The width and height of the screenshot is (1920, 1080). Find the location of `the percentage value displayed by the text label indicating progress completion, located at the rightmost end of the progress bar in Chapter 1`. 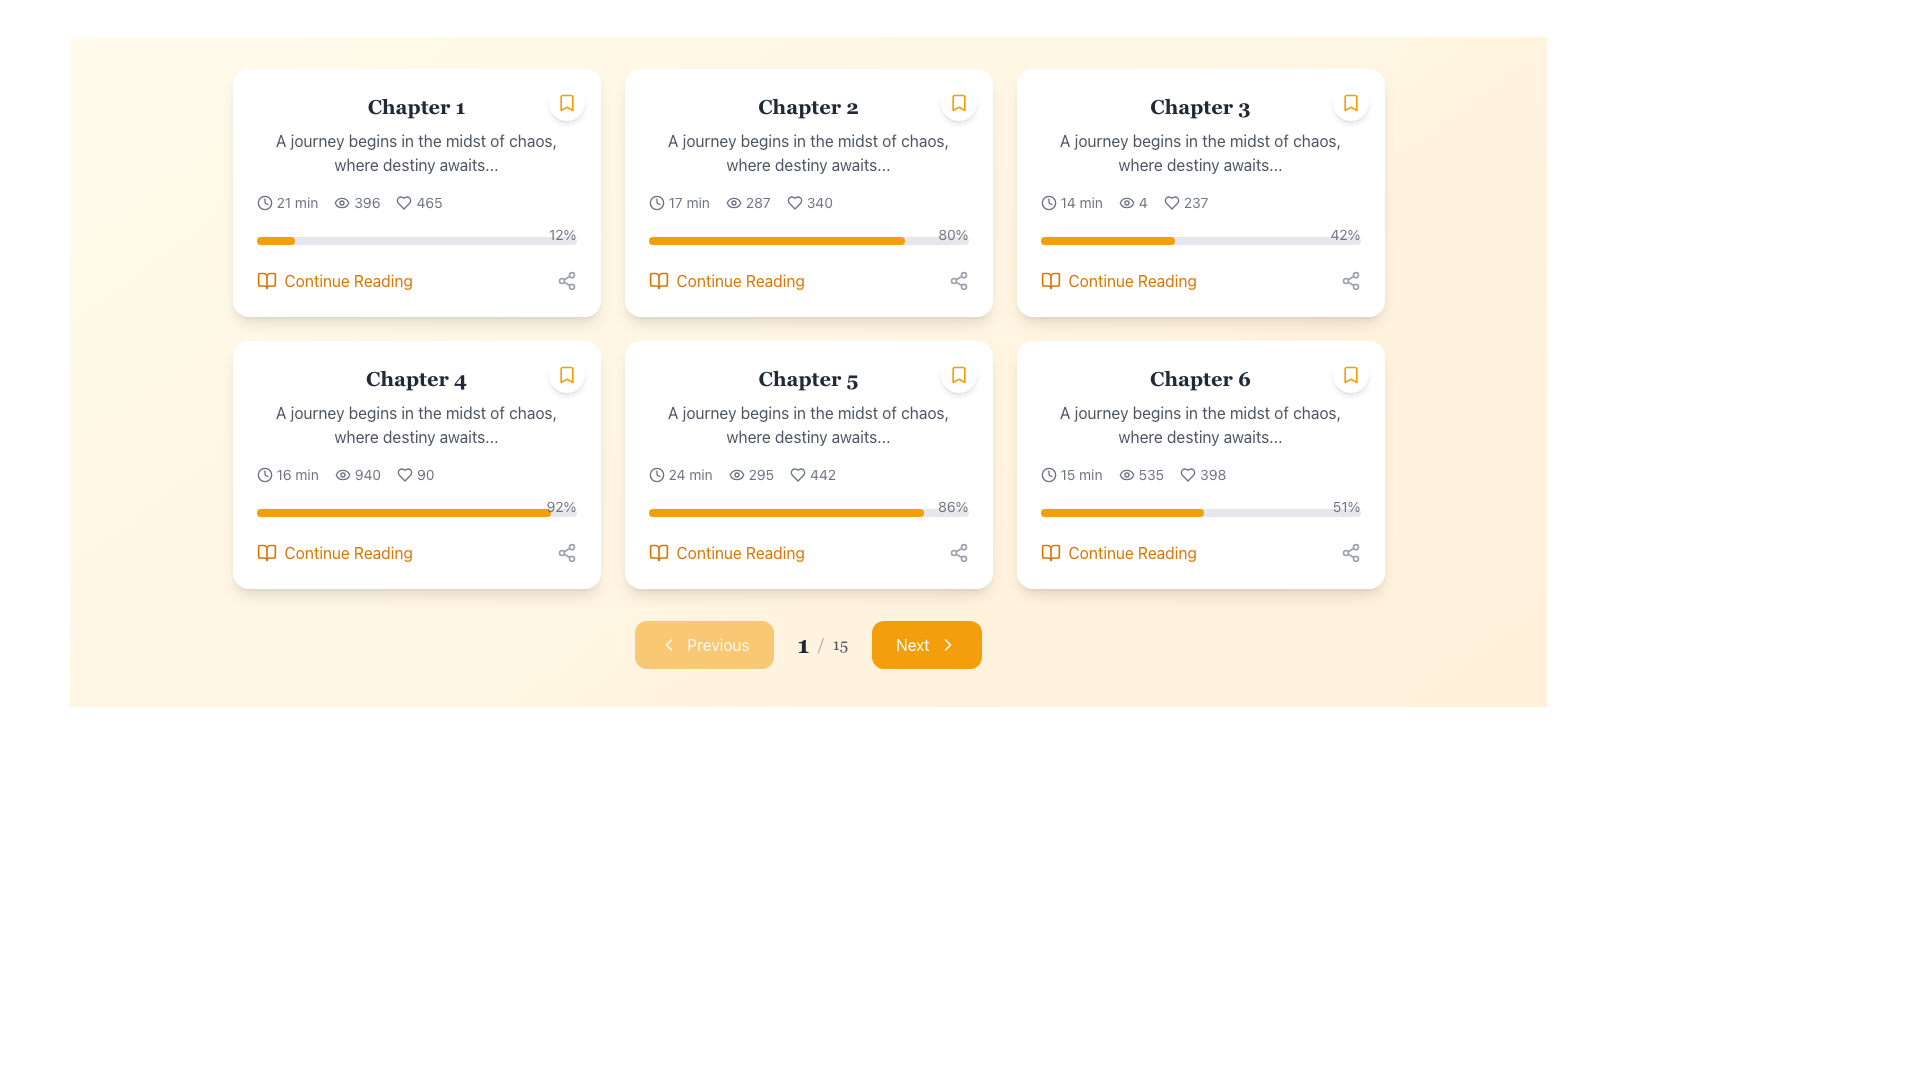

the percentage value displayed by the text label indicating progress completion, located at the rightmost end of the progress bar in Chapter 1 is located at coordinates (561, 234).